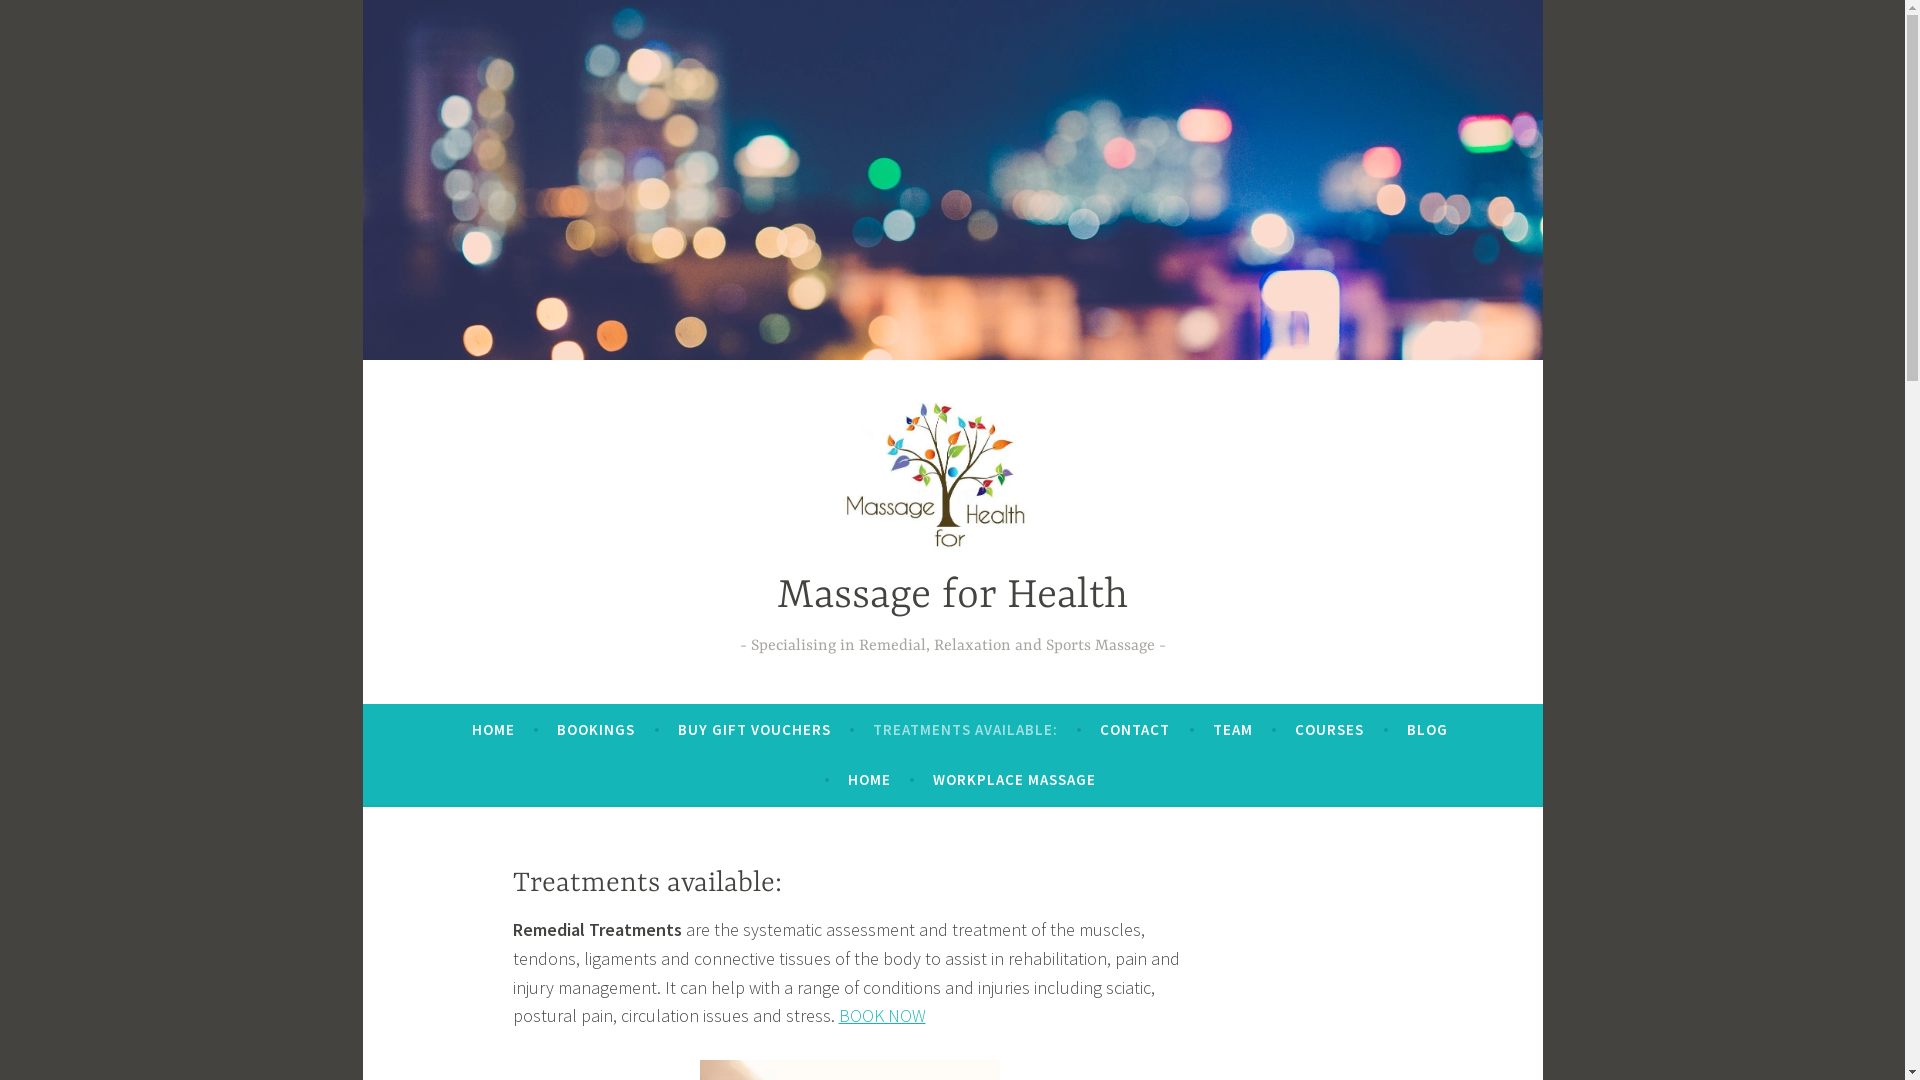 The width and height of the screenshot is (1920, 1080). Describe the element at coordinates (952, 595) in the screenshot. I see `'Massage for Health'` at that location.